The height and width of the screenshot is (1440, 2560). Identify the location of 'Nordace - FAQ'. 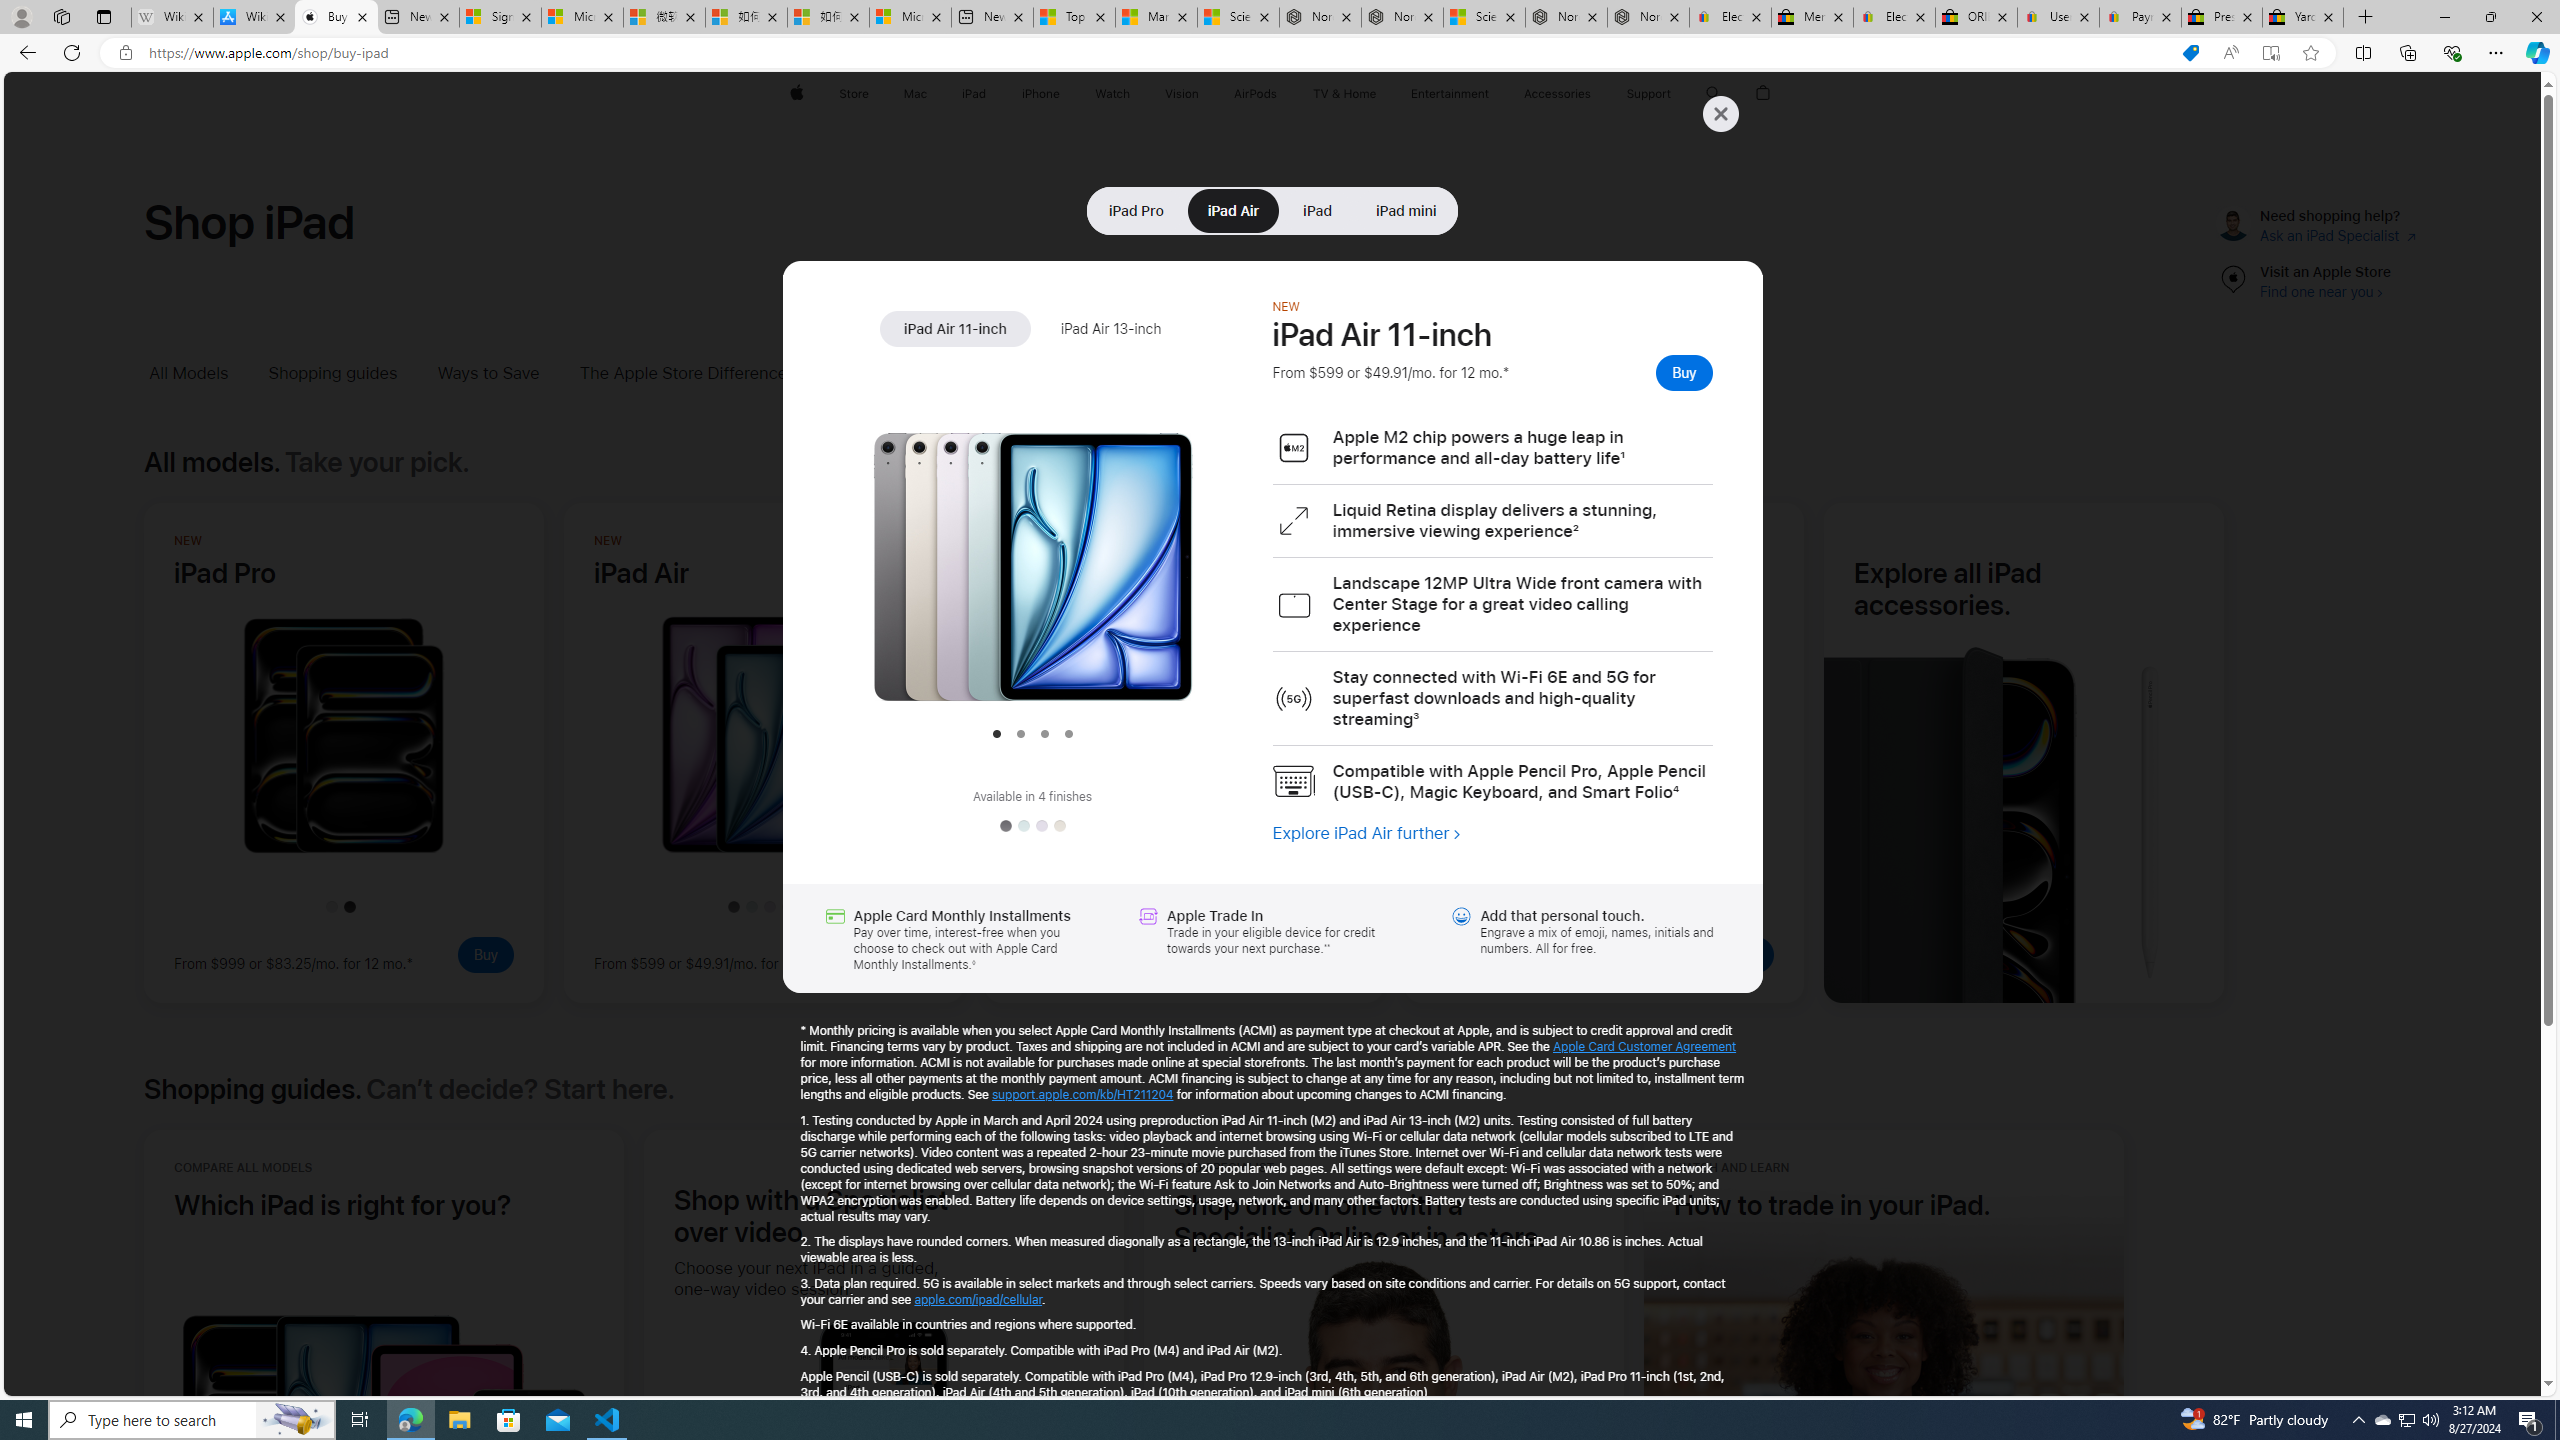
(1647, 16).